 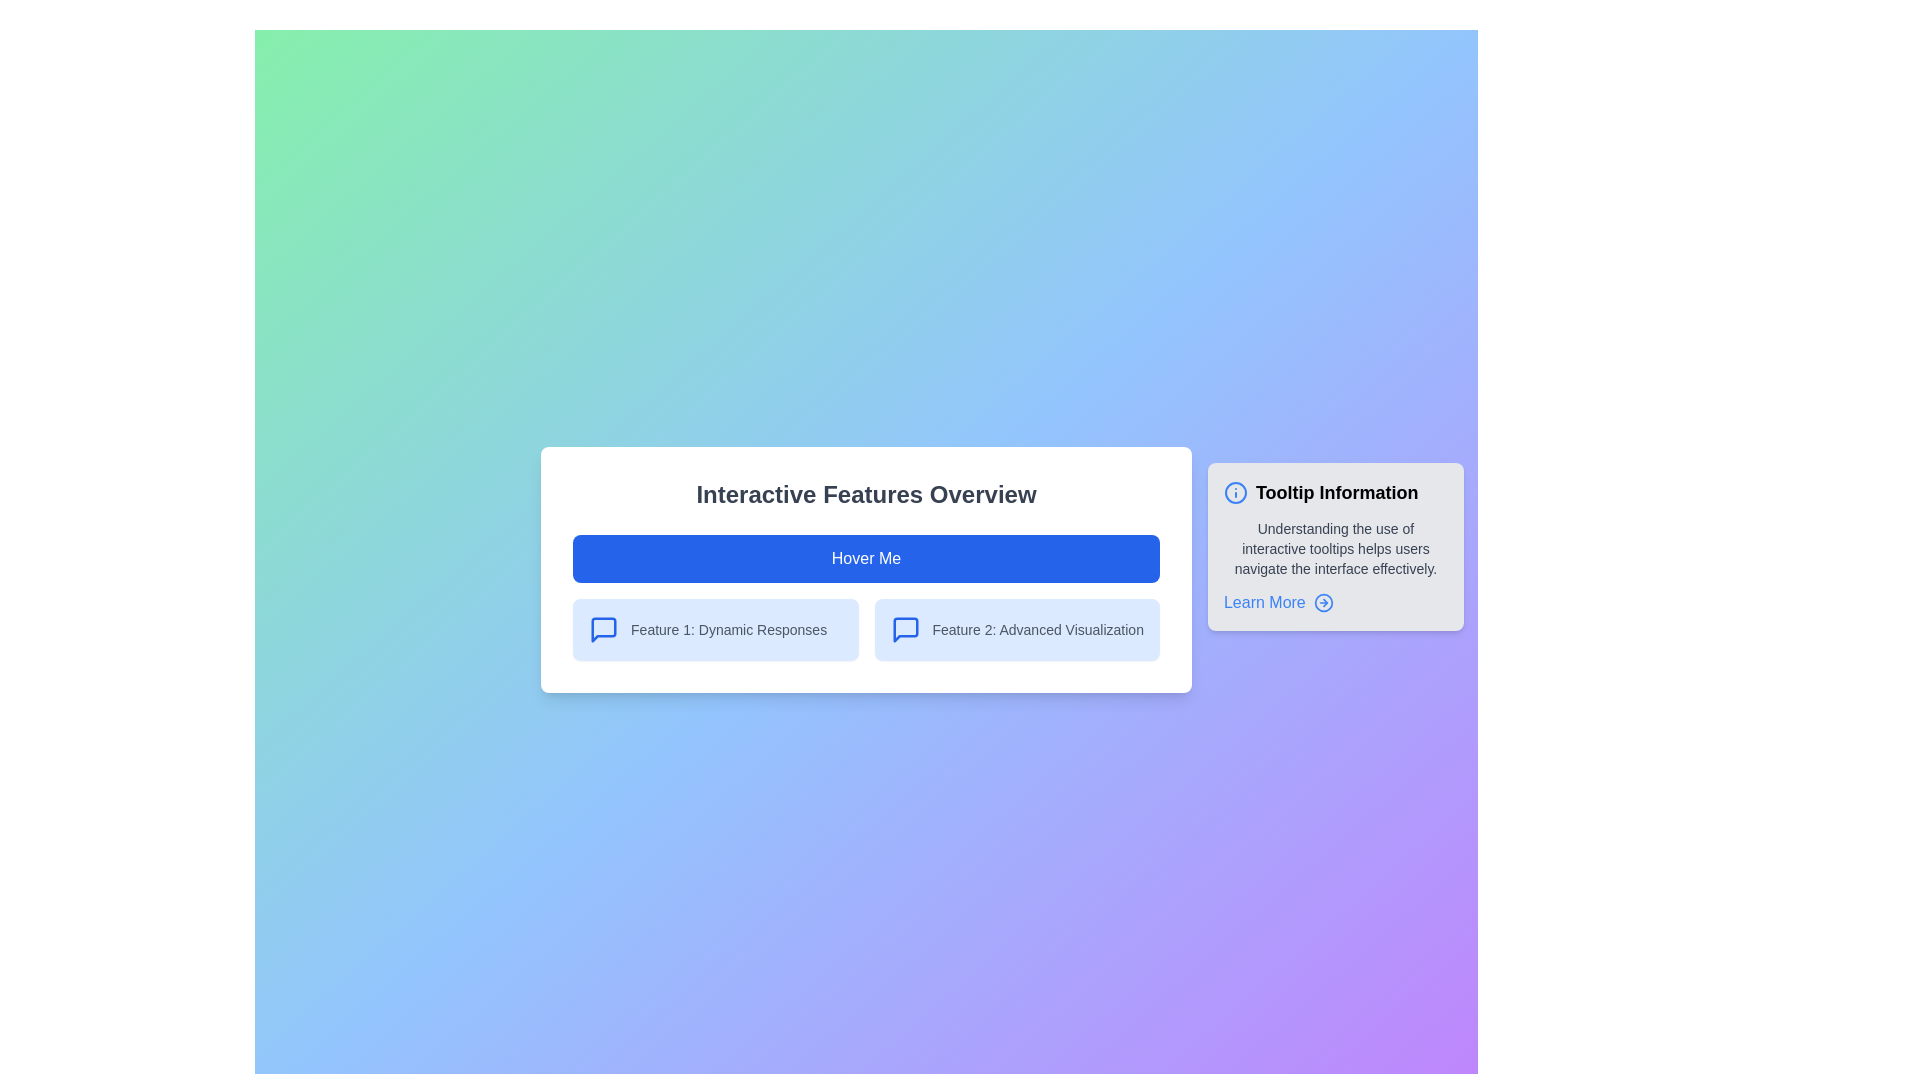 I want to click on the text element that serves as the title for the tooltip box, located near the upper portion of the tooltip, positioned to the right of the central interface, so click(x=1335, y=493).